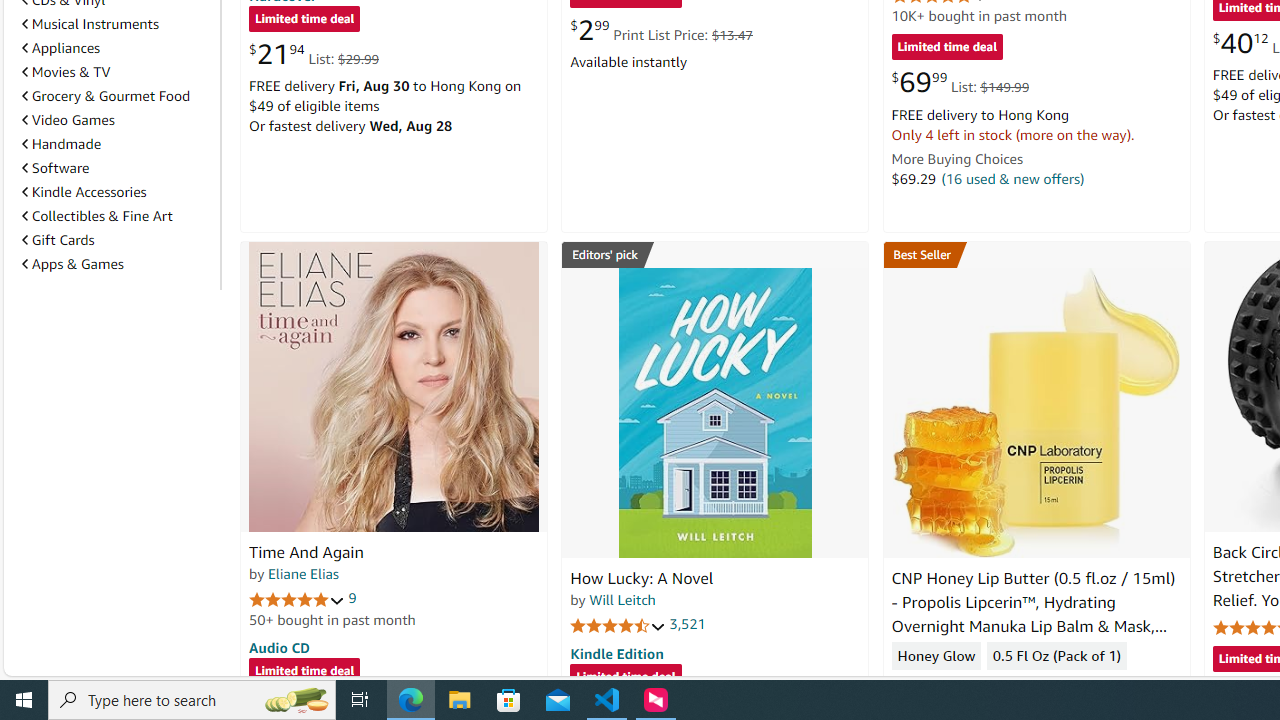 The width and height of the screenshot is (1280, 720). What do you see at coordinates (116, 166) in the screenshot?
I see `'Software'` at bounding box center [116, 166].